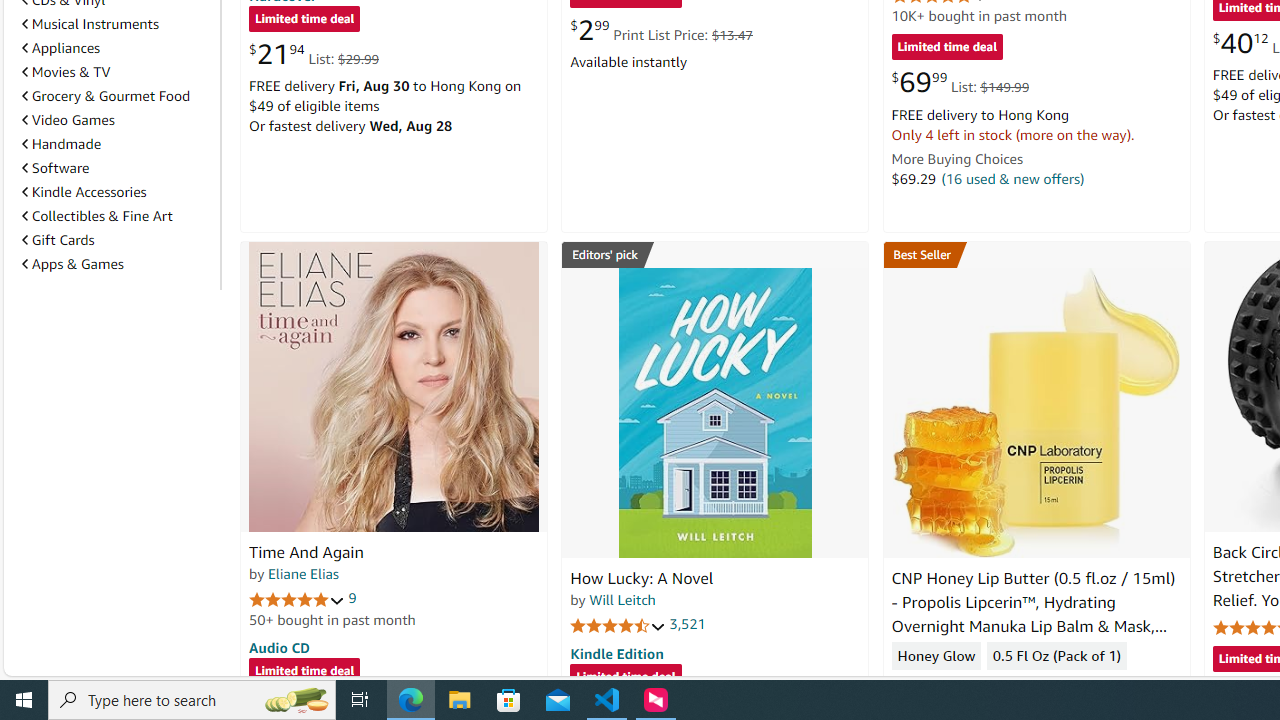 The width and height of the screenshot is (1280, 720). What do you see at coordinates (116, 166) in the screenshot?
I see `'Software'` at bounding box center [116, 166].